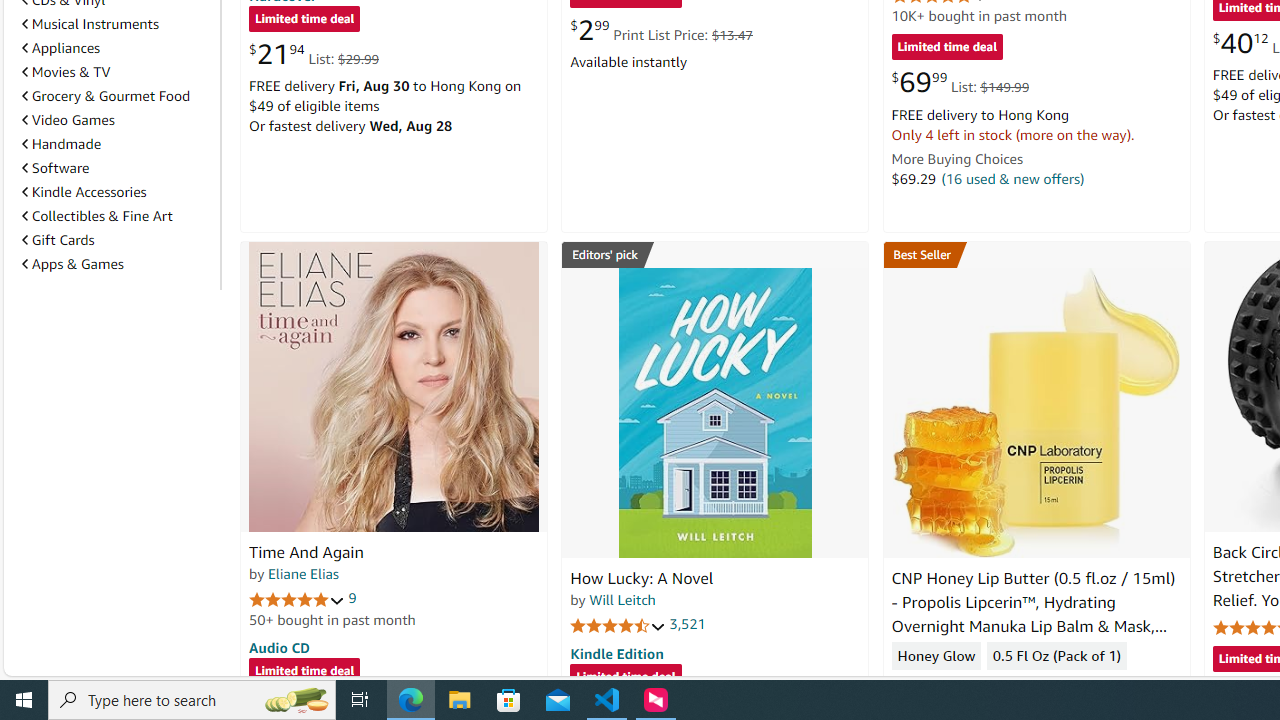 The width and height of the screenshot is (1280, 720). What do you see at coordinates (116, 166) in the screenshot?
I see `'Software'` at bounding box center [116, 166].